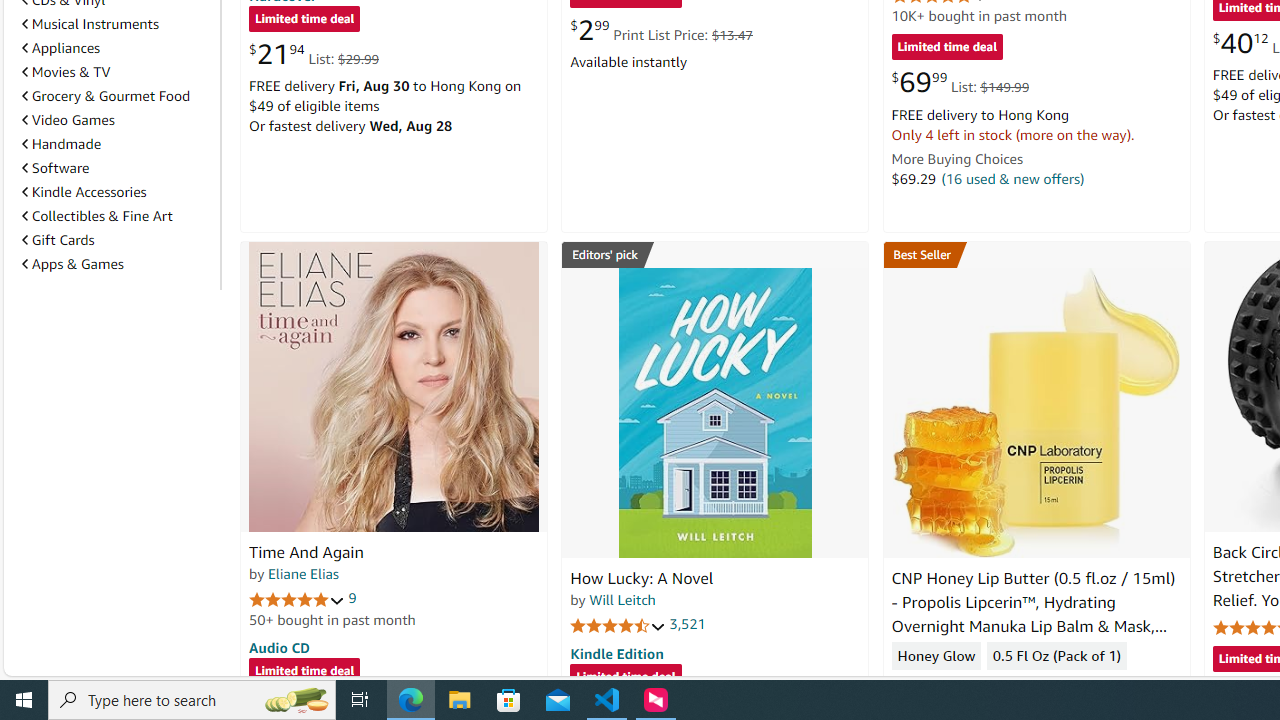 The width and height of the screenshot is (1280, 720). What do you see at coordinates (116, 166) in the screenshot?
I see `'Software'` at bounding box center [116, 166].